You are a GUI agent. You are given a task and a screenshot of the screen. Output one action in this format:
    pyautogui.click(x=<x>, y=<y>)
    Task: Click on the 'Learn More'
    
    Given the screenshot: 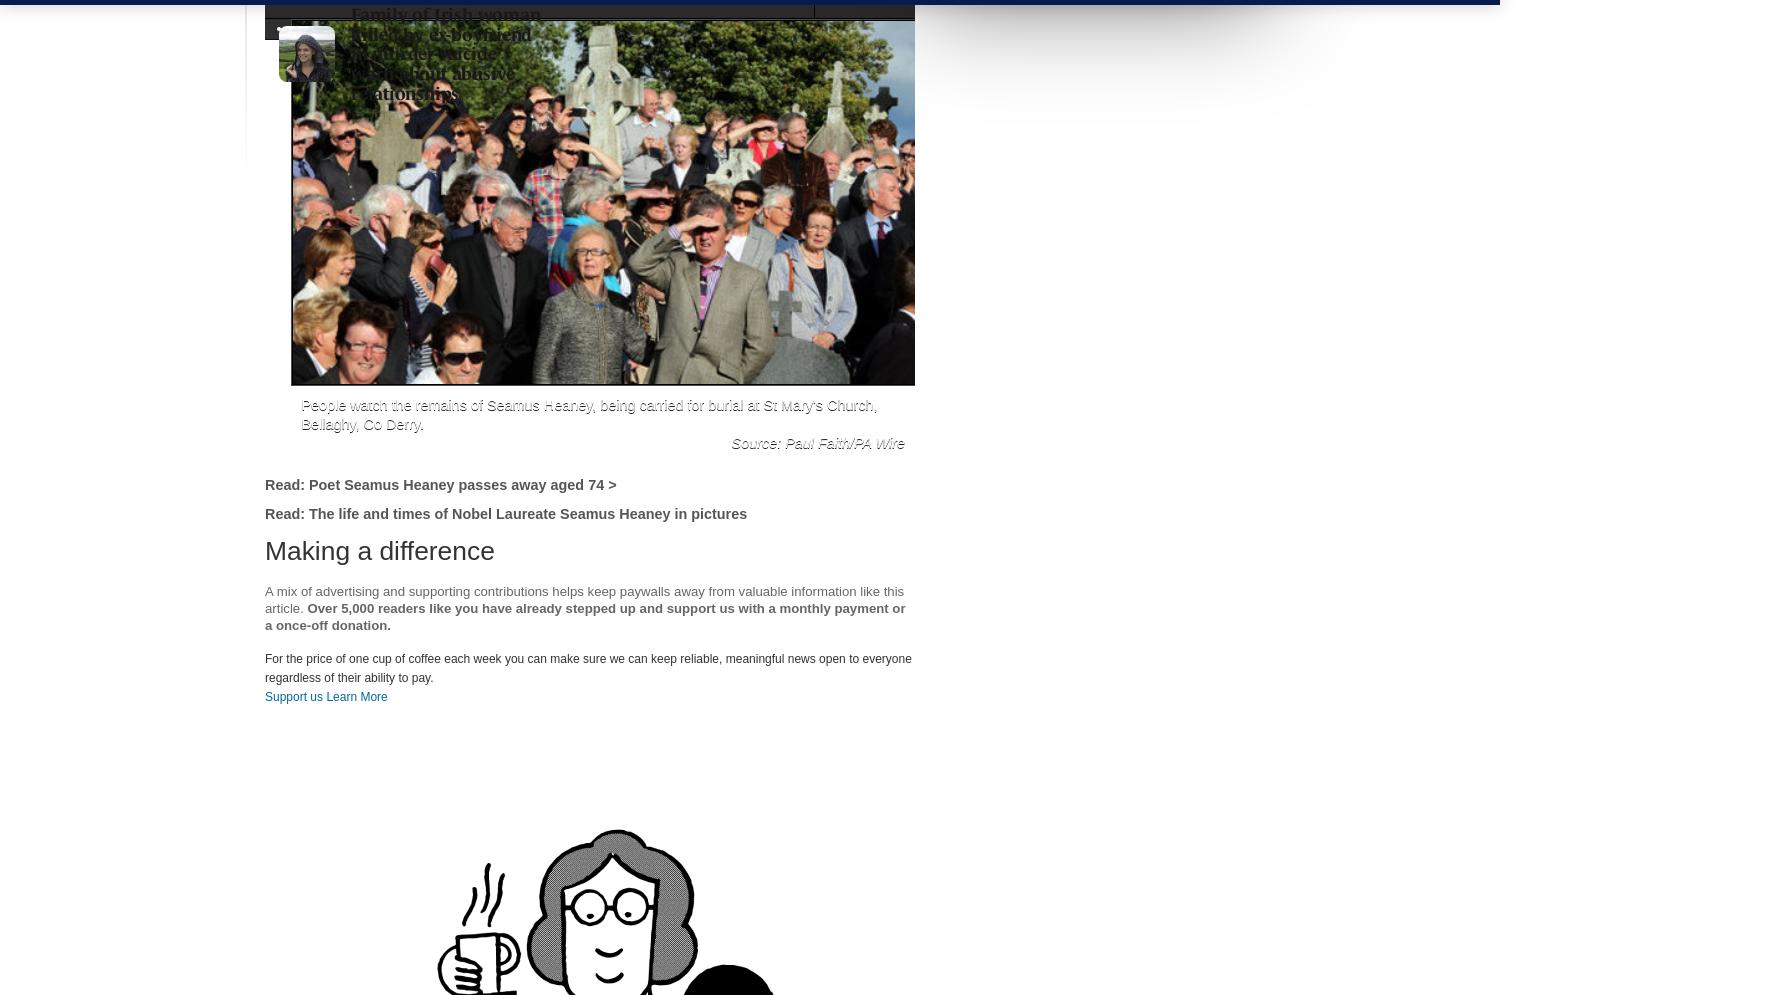 What is the action you would take?
    pyautogui.click(x=355, y=696)
    